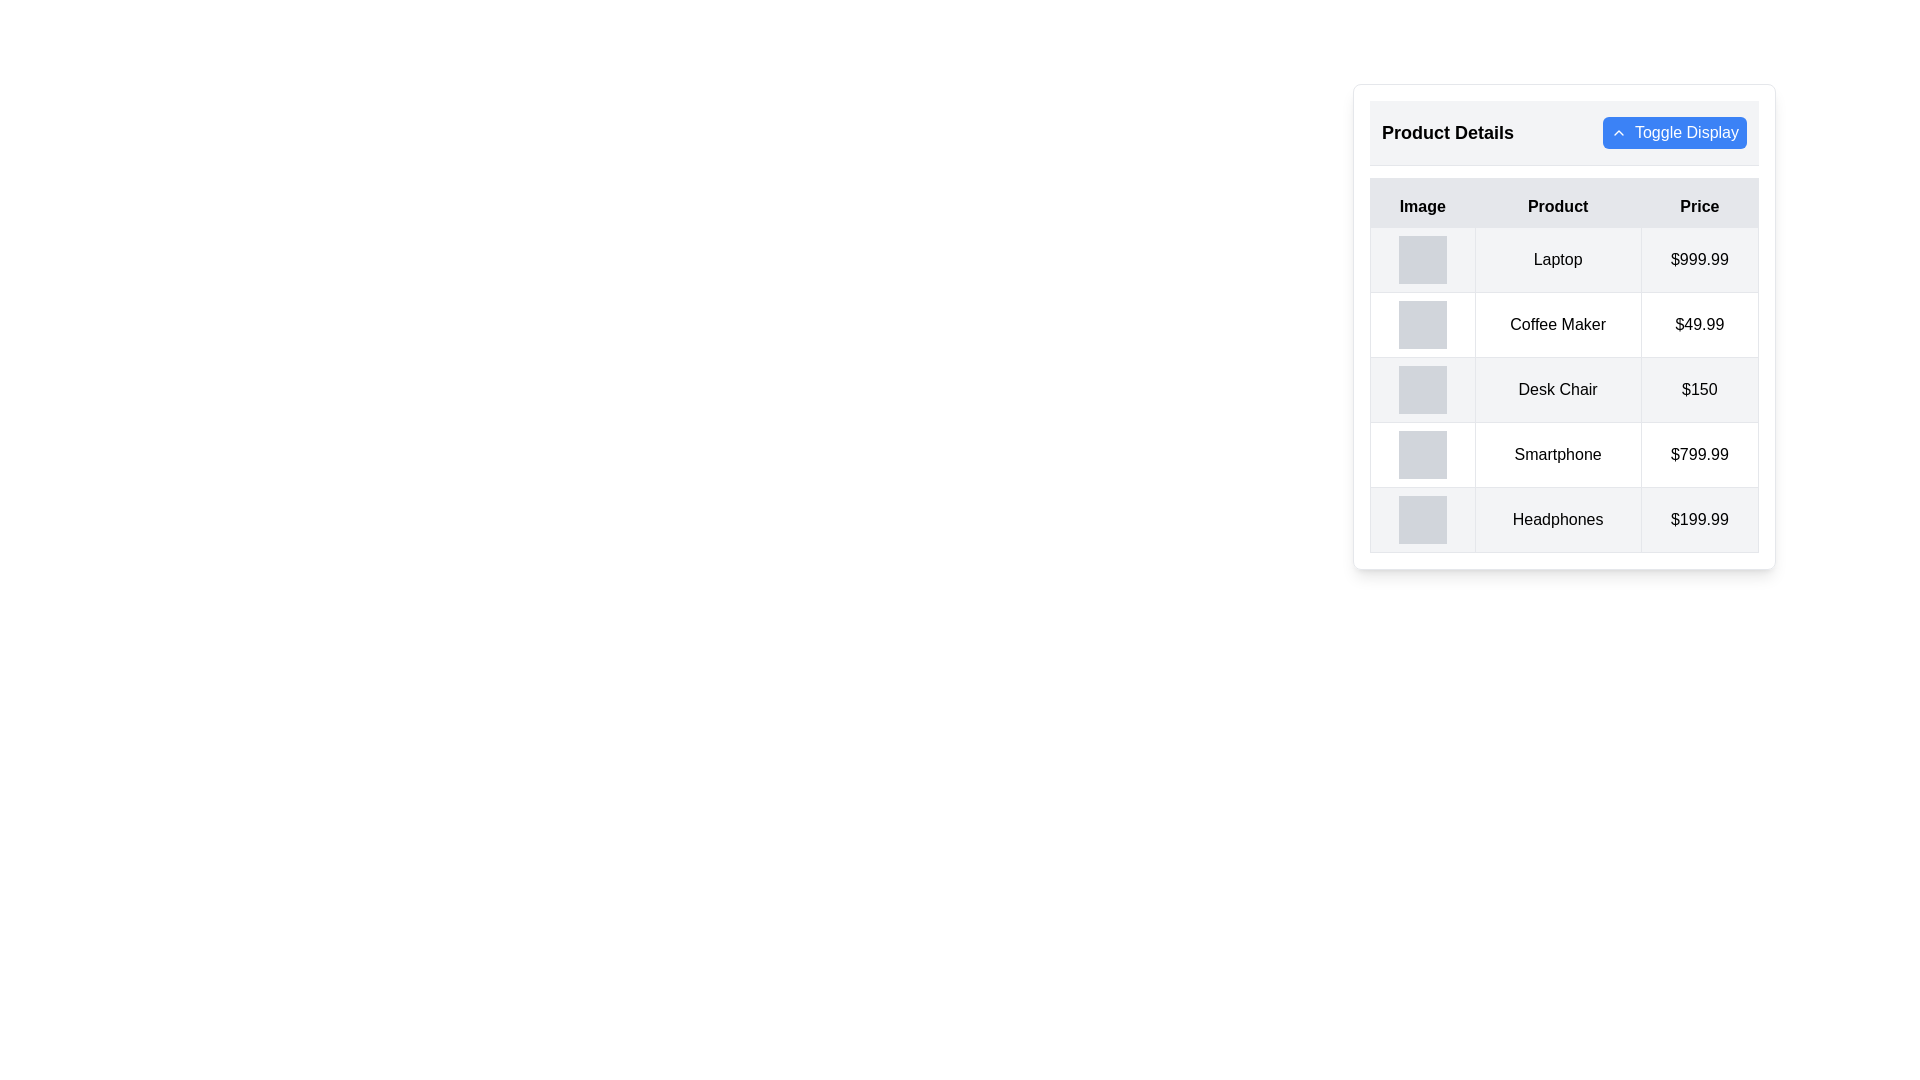 The height and width of the screenshot is (1080, 1920). Describe the element at coordinates (1698, 203) in the screenshot. I see `the Table Header Cell for the 'Price' column, which is the third header in the tabular layout` at that location.